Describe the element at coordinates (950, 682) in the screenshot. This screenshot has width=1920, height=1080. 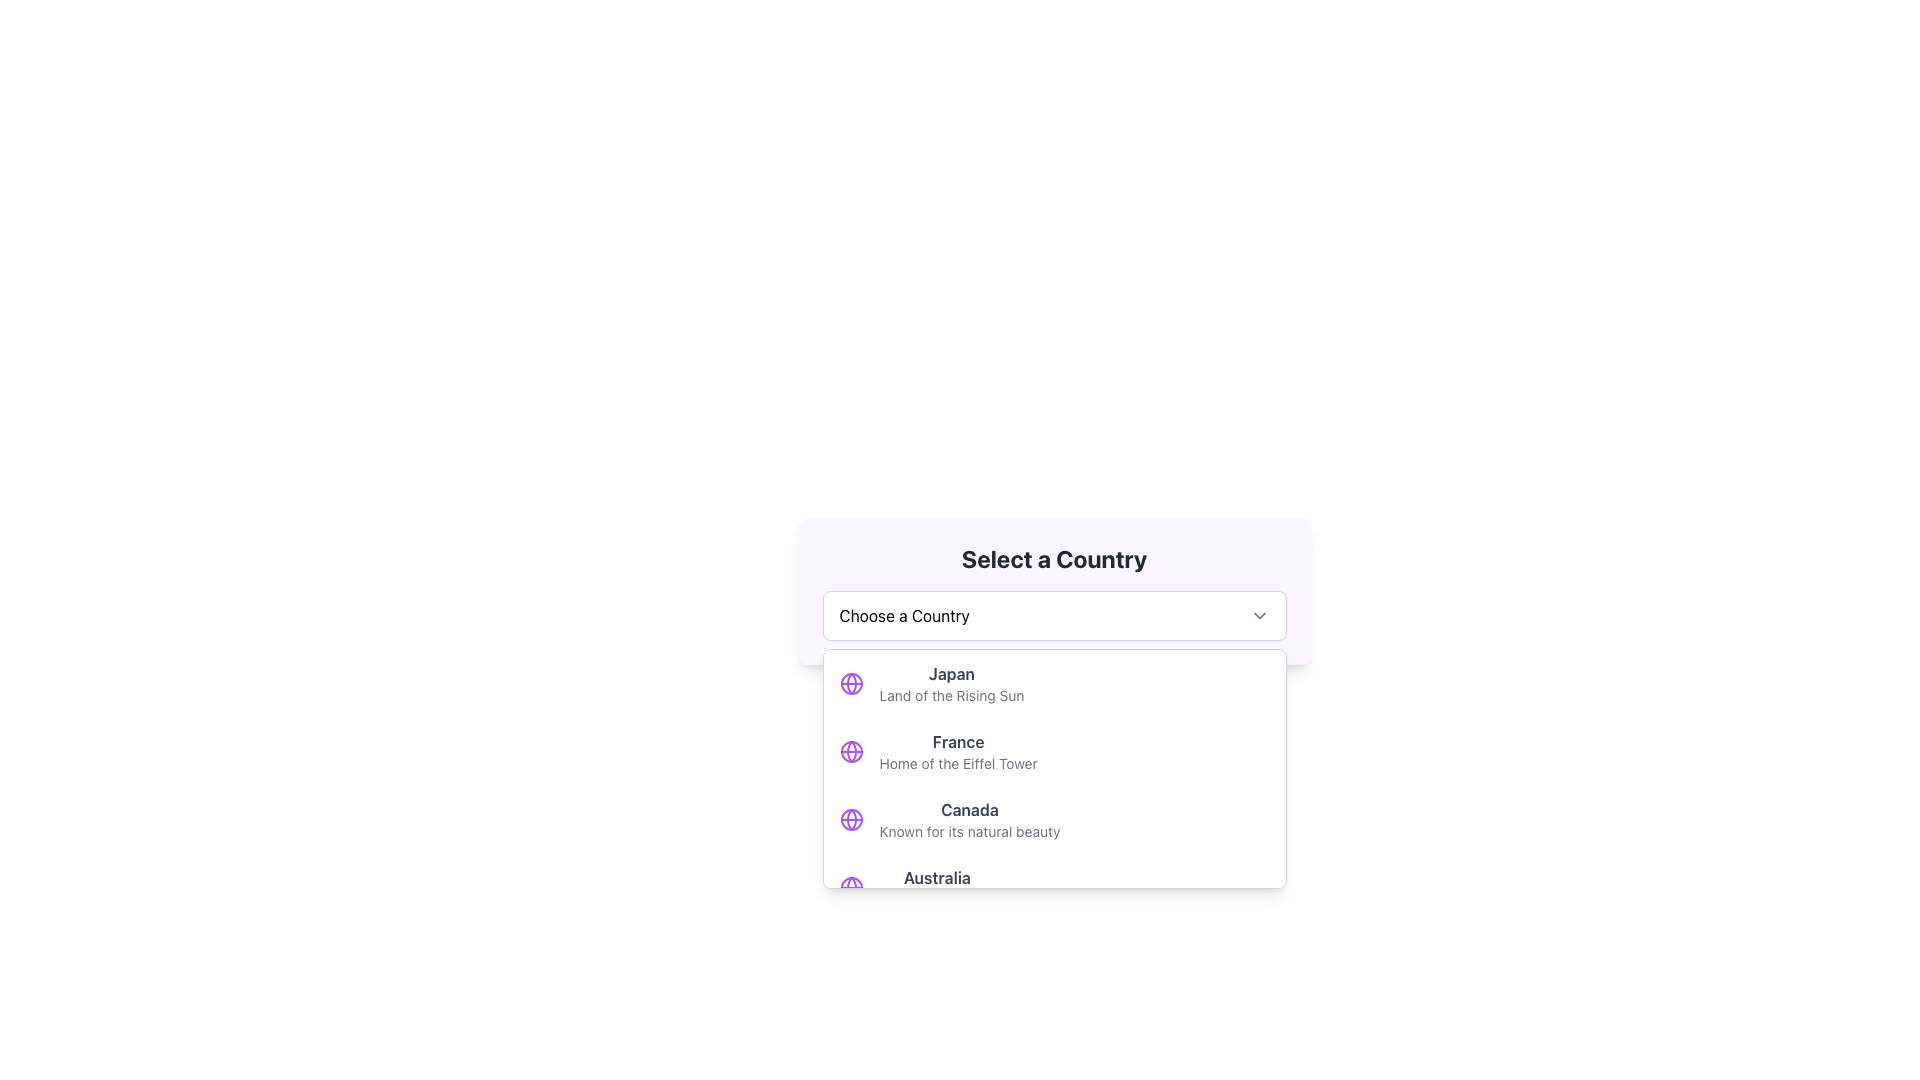
I see `the dropdown menu item labeled 'Japan' with the subtitle 'Land of the Rising Sun'` at that location.